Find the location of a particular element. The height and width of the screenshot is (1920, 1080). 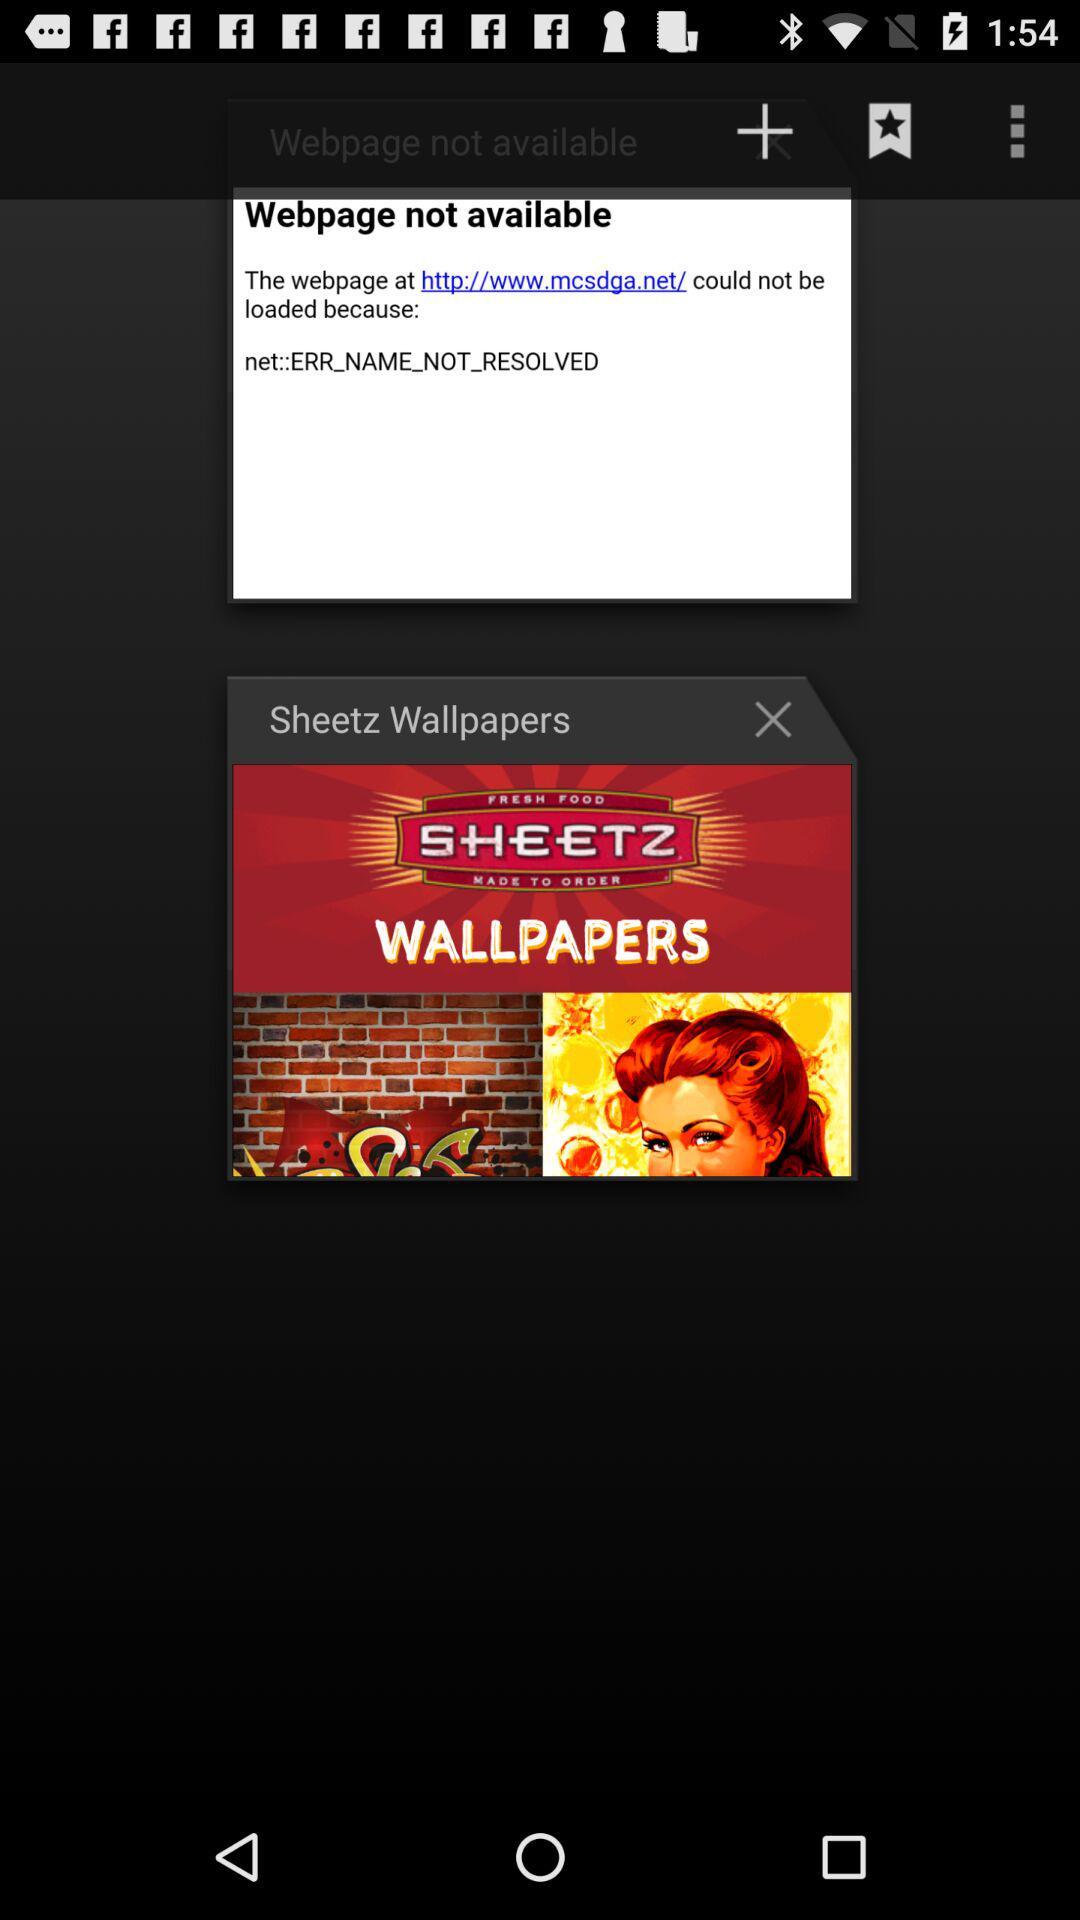

the close icon is located at coordinates (782, 767).